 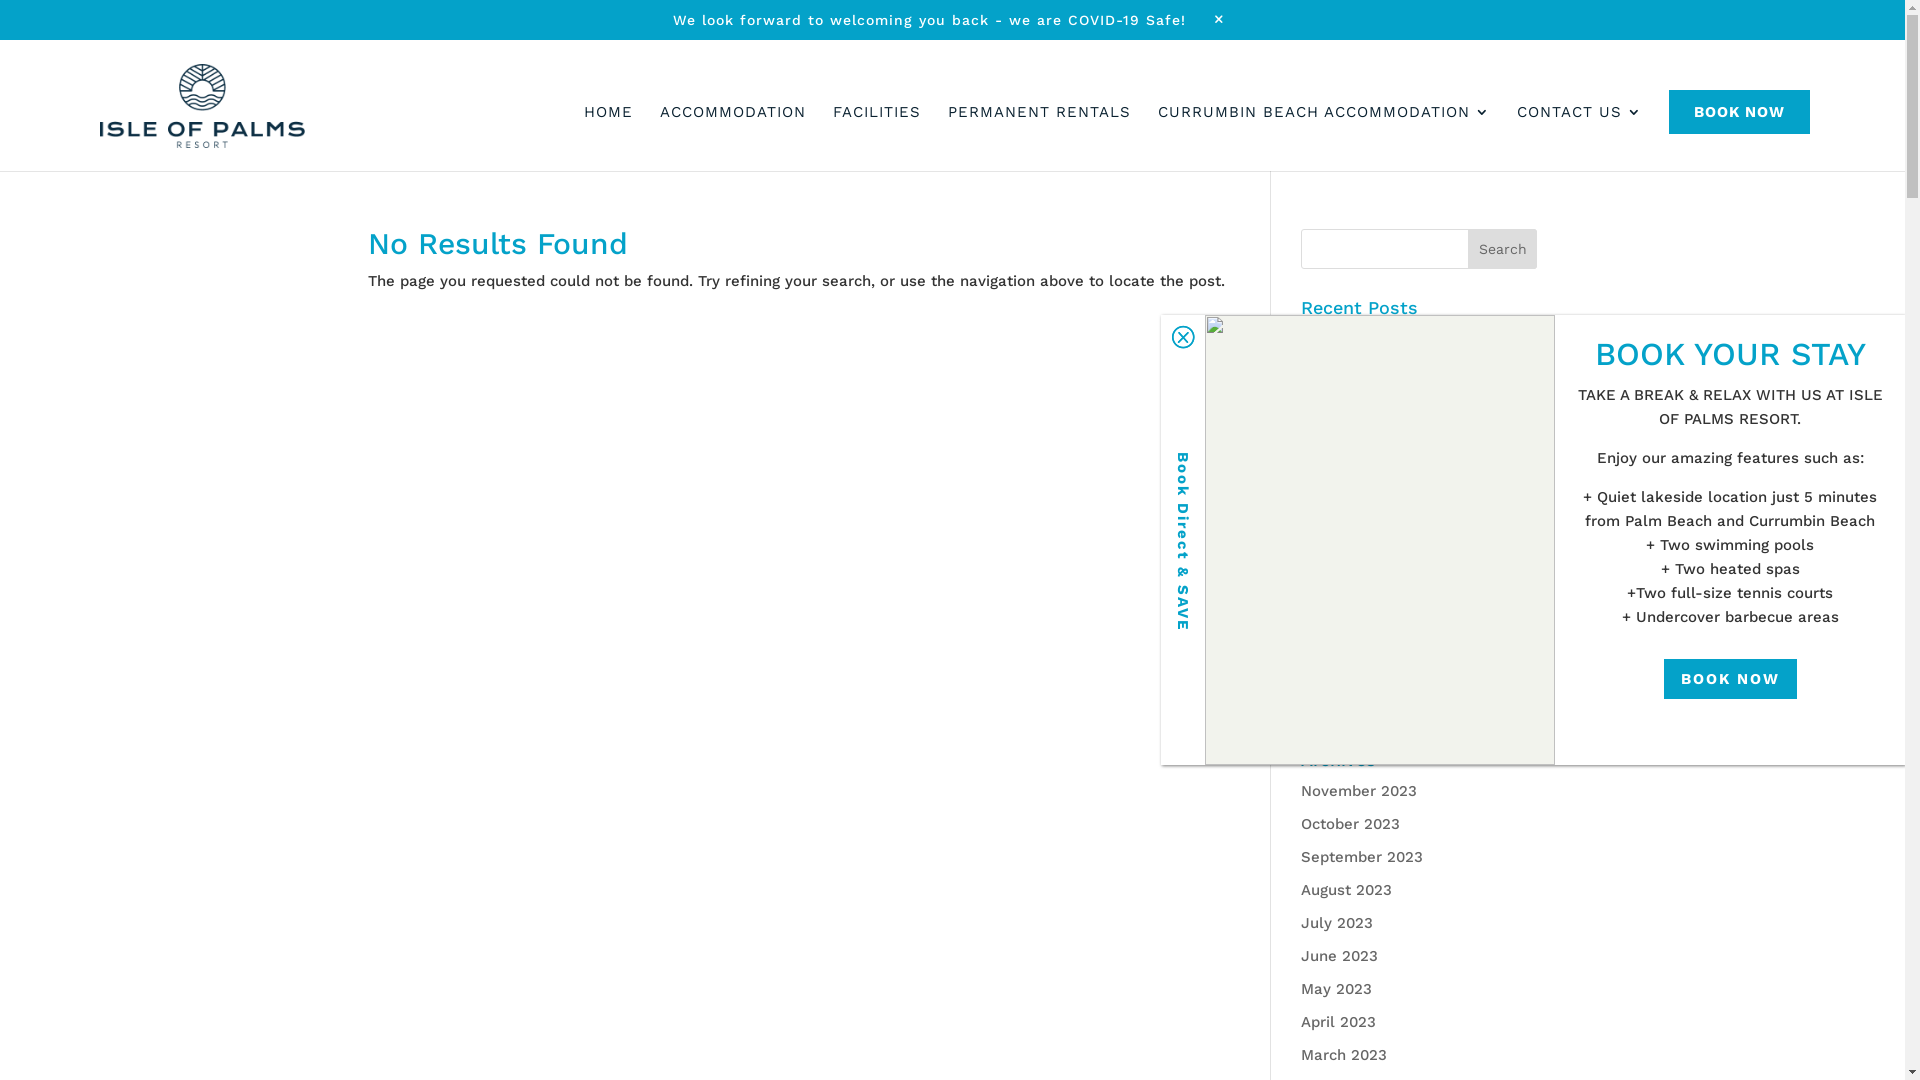 I want to click on 'April 2023', so click(x=1338, y=1022).